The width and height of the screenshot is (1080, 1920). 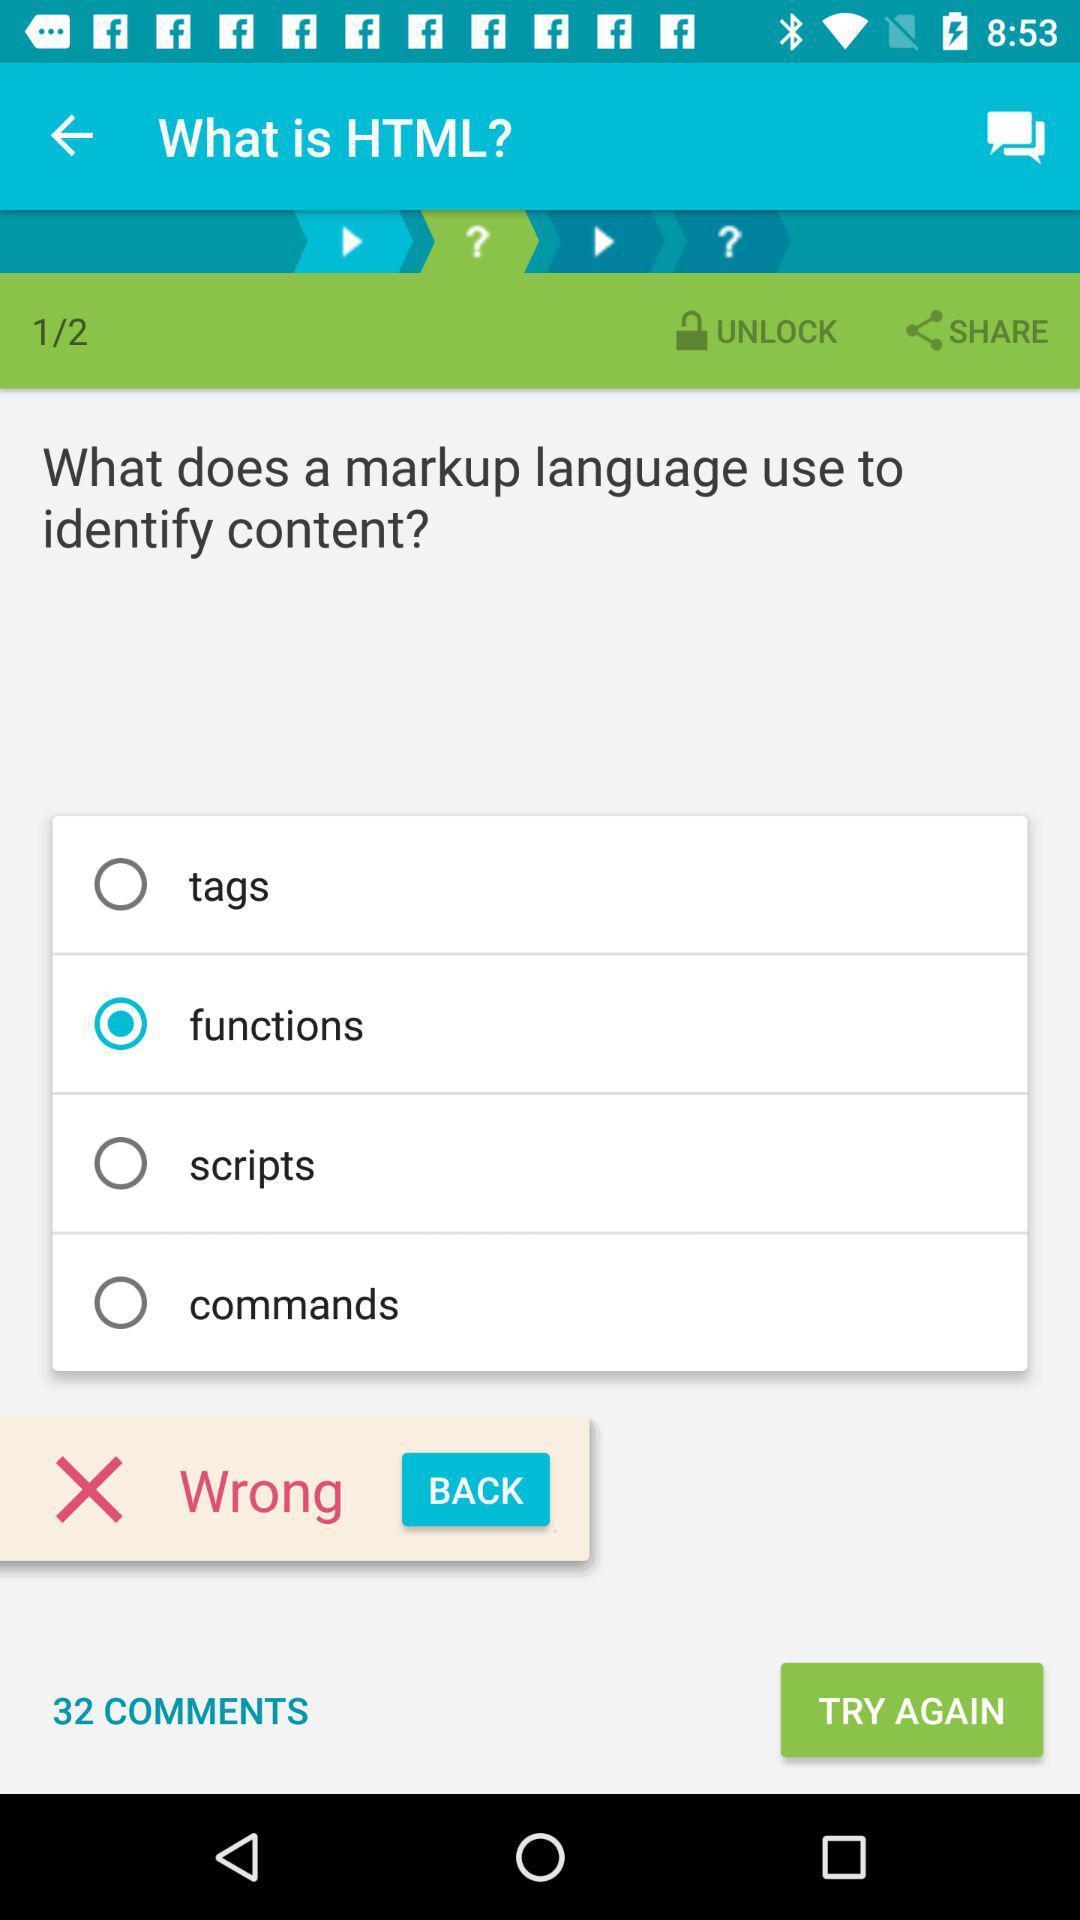 I want to click on help button, so click(x=729, y=240).